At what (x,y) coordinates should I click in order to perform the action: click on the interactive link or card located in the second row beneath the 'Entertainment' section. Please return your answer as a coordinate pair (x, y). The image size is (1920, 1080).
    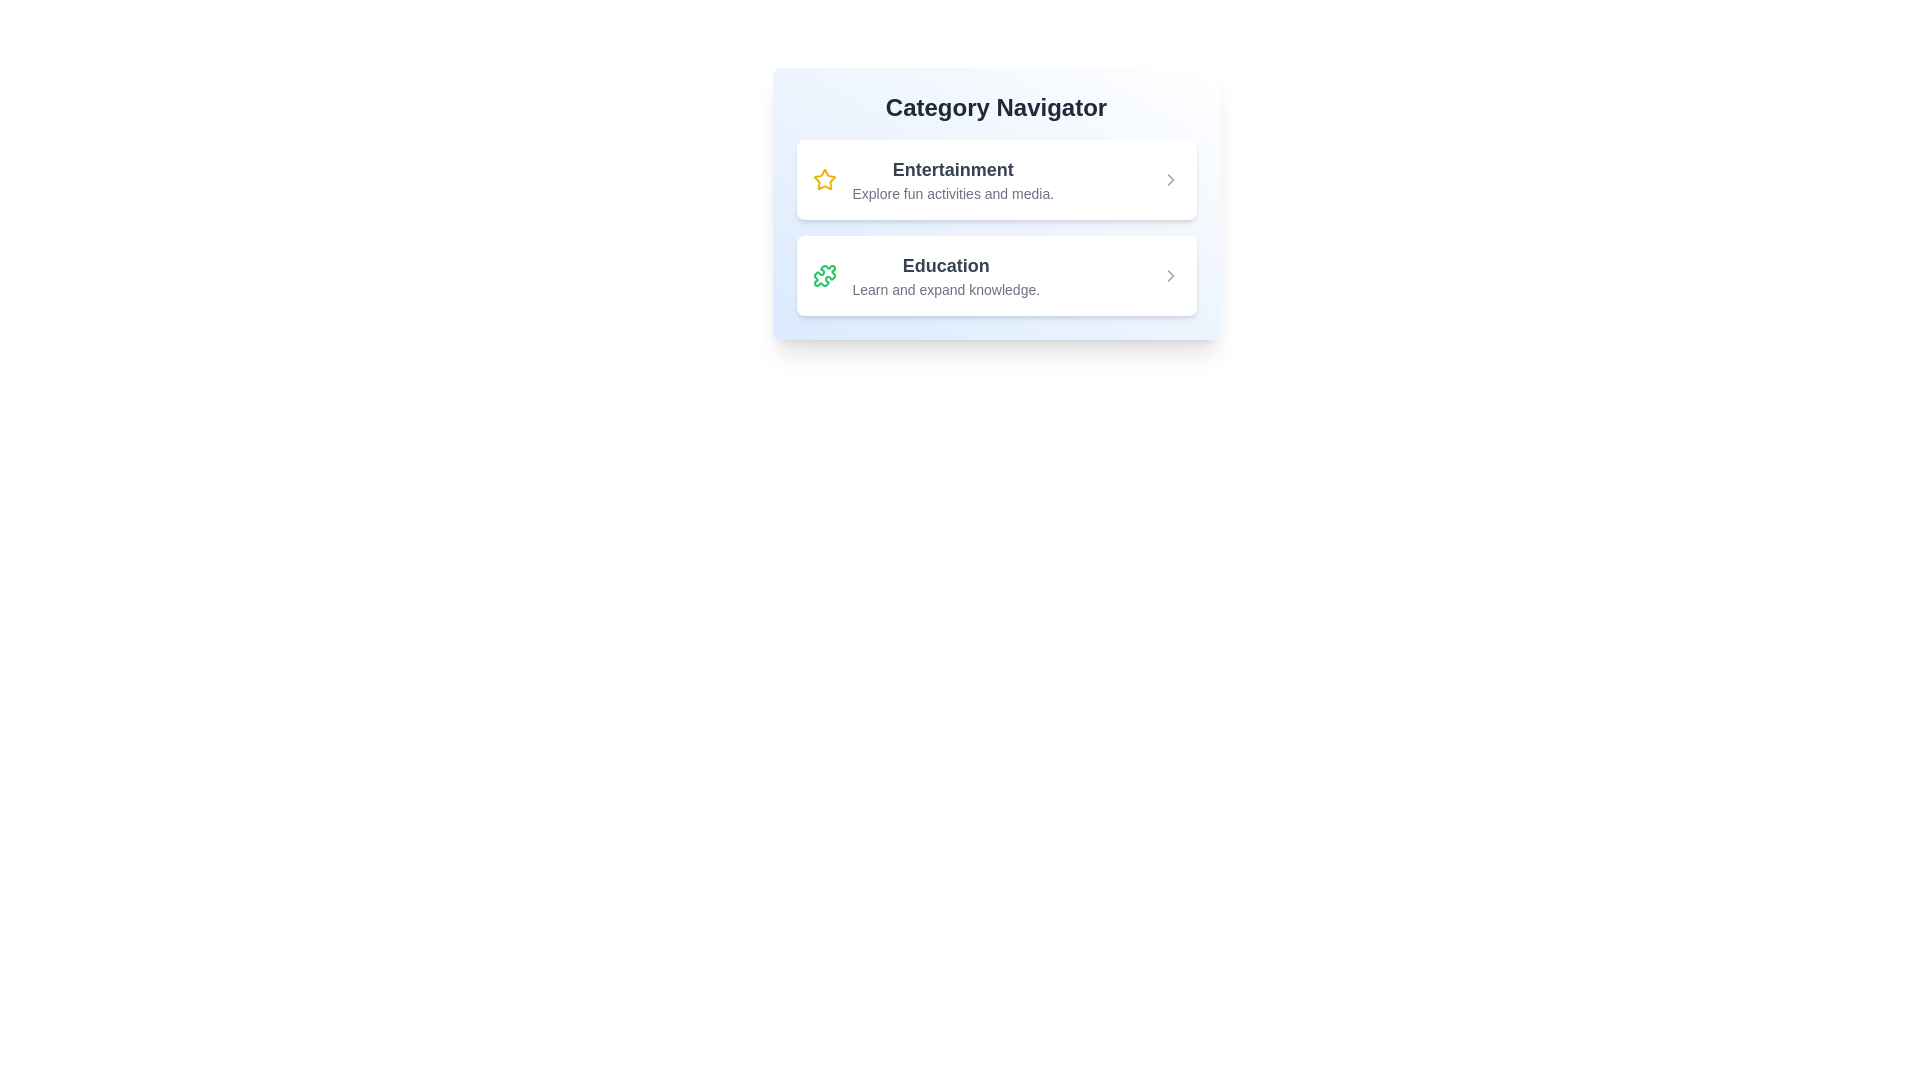
    Looking at the image, I should click on (925, 276).